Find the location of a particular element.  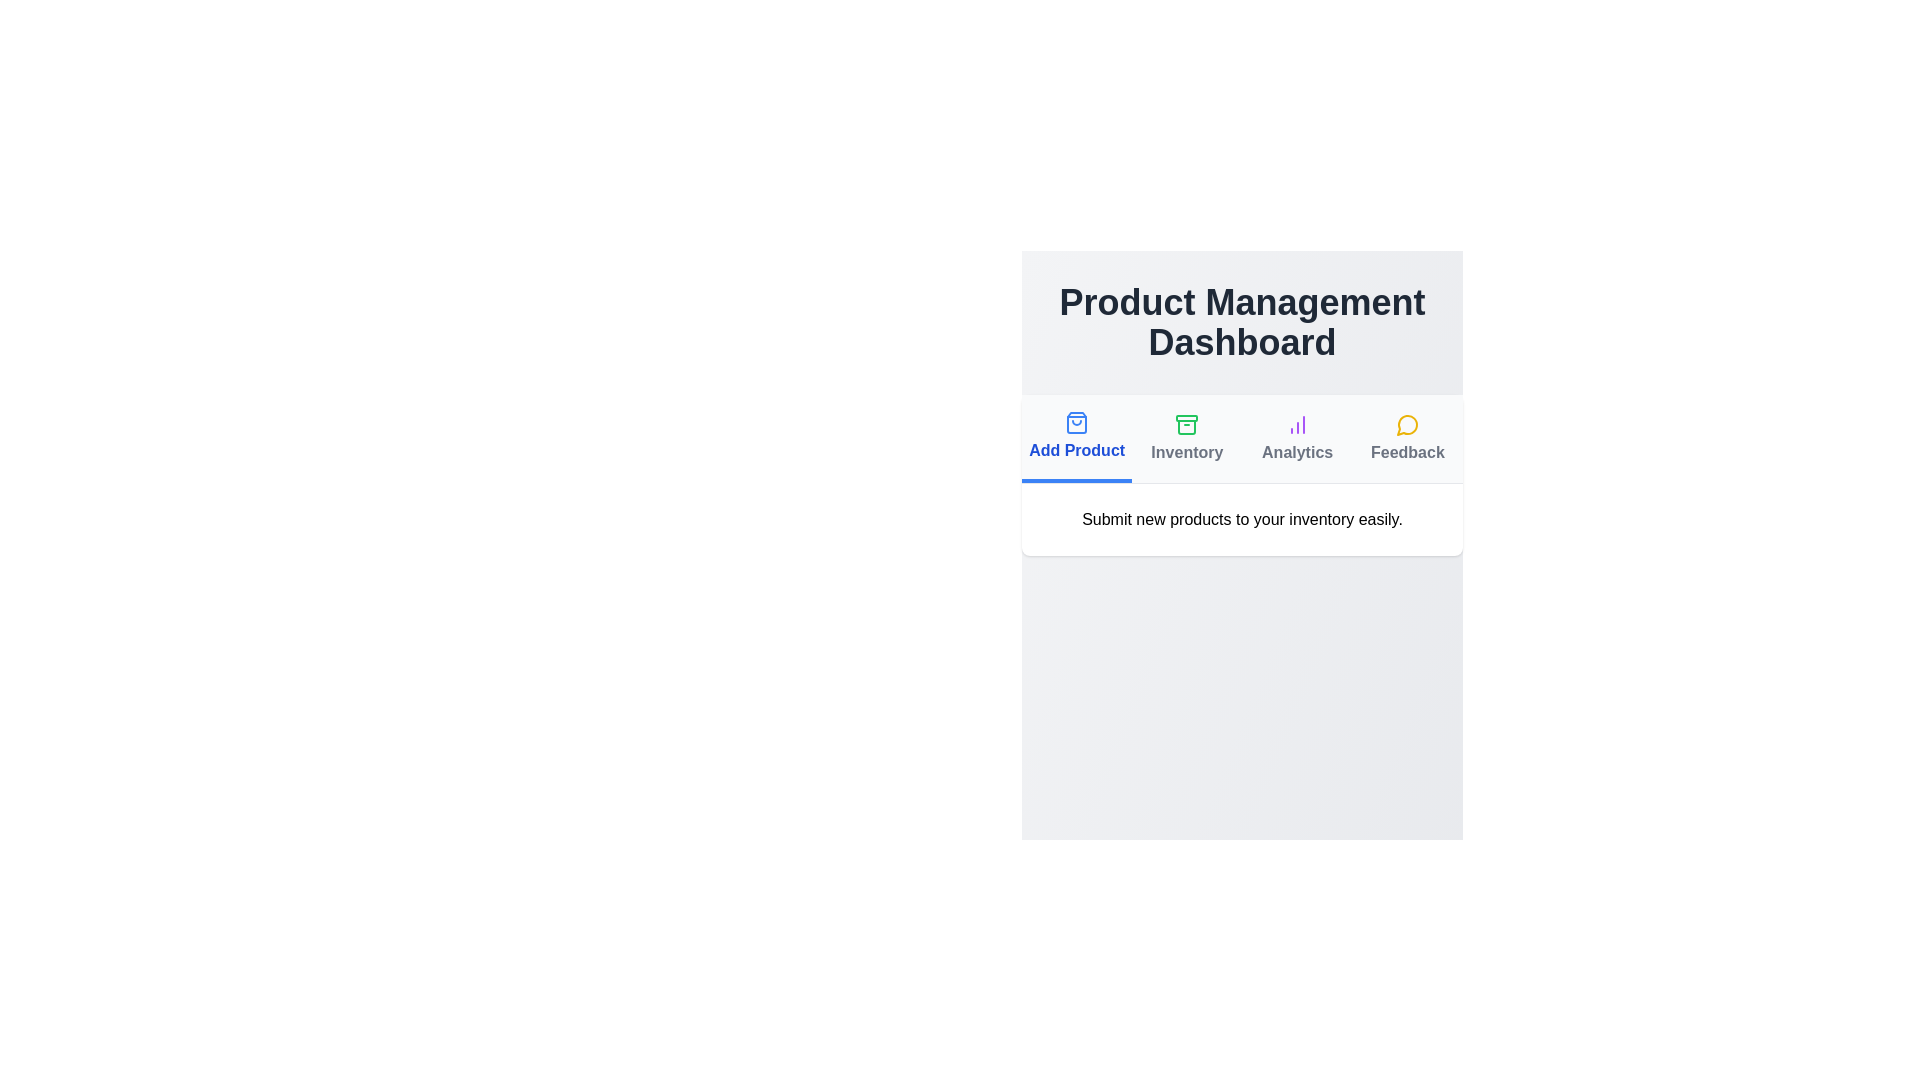

the green outlined rectangular icon depicting an archive box labeled 'Inventory' located in the second position of the horizontal navigation bar under 'Product Management Dashboard' is located at coordinates (1187, 423).